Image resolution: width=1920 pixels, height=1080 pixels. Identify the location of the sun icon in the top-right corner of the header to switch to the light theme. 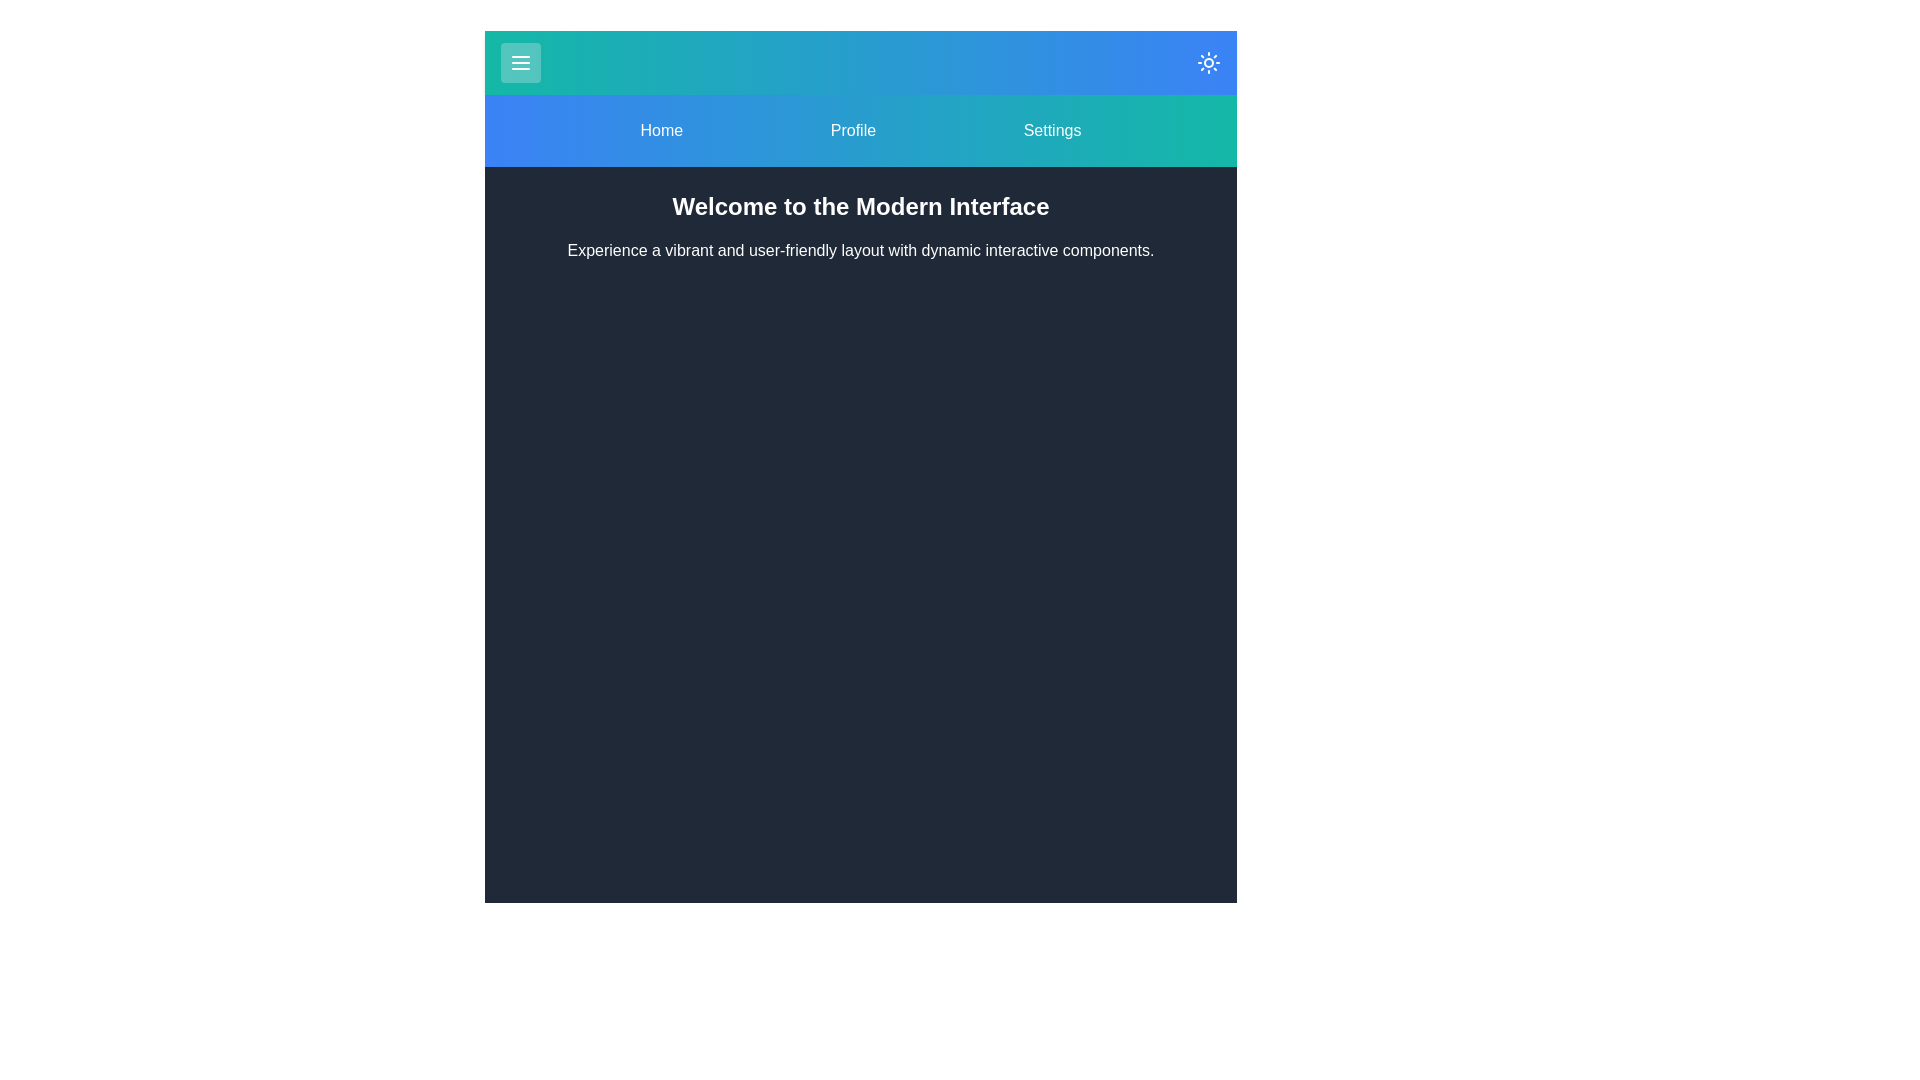
(1208, 61).